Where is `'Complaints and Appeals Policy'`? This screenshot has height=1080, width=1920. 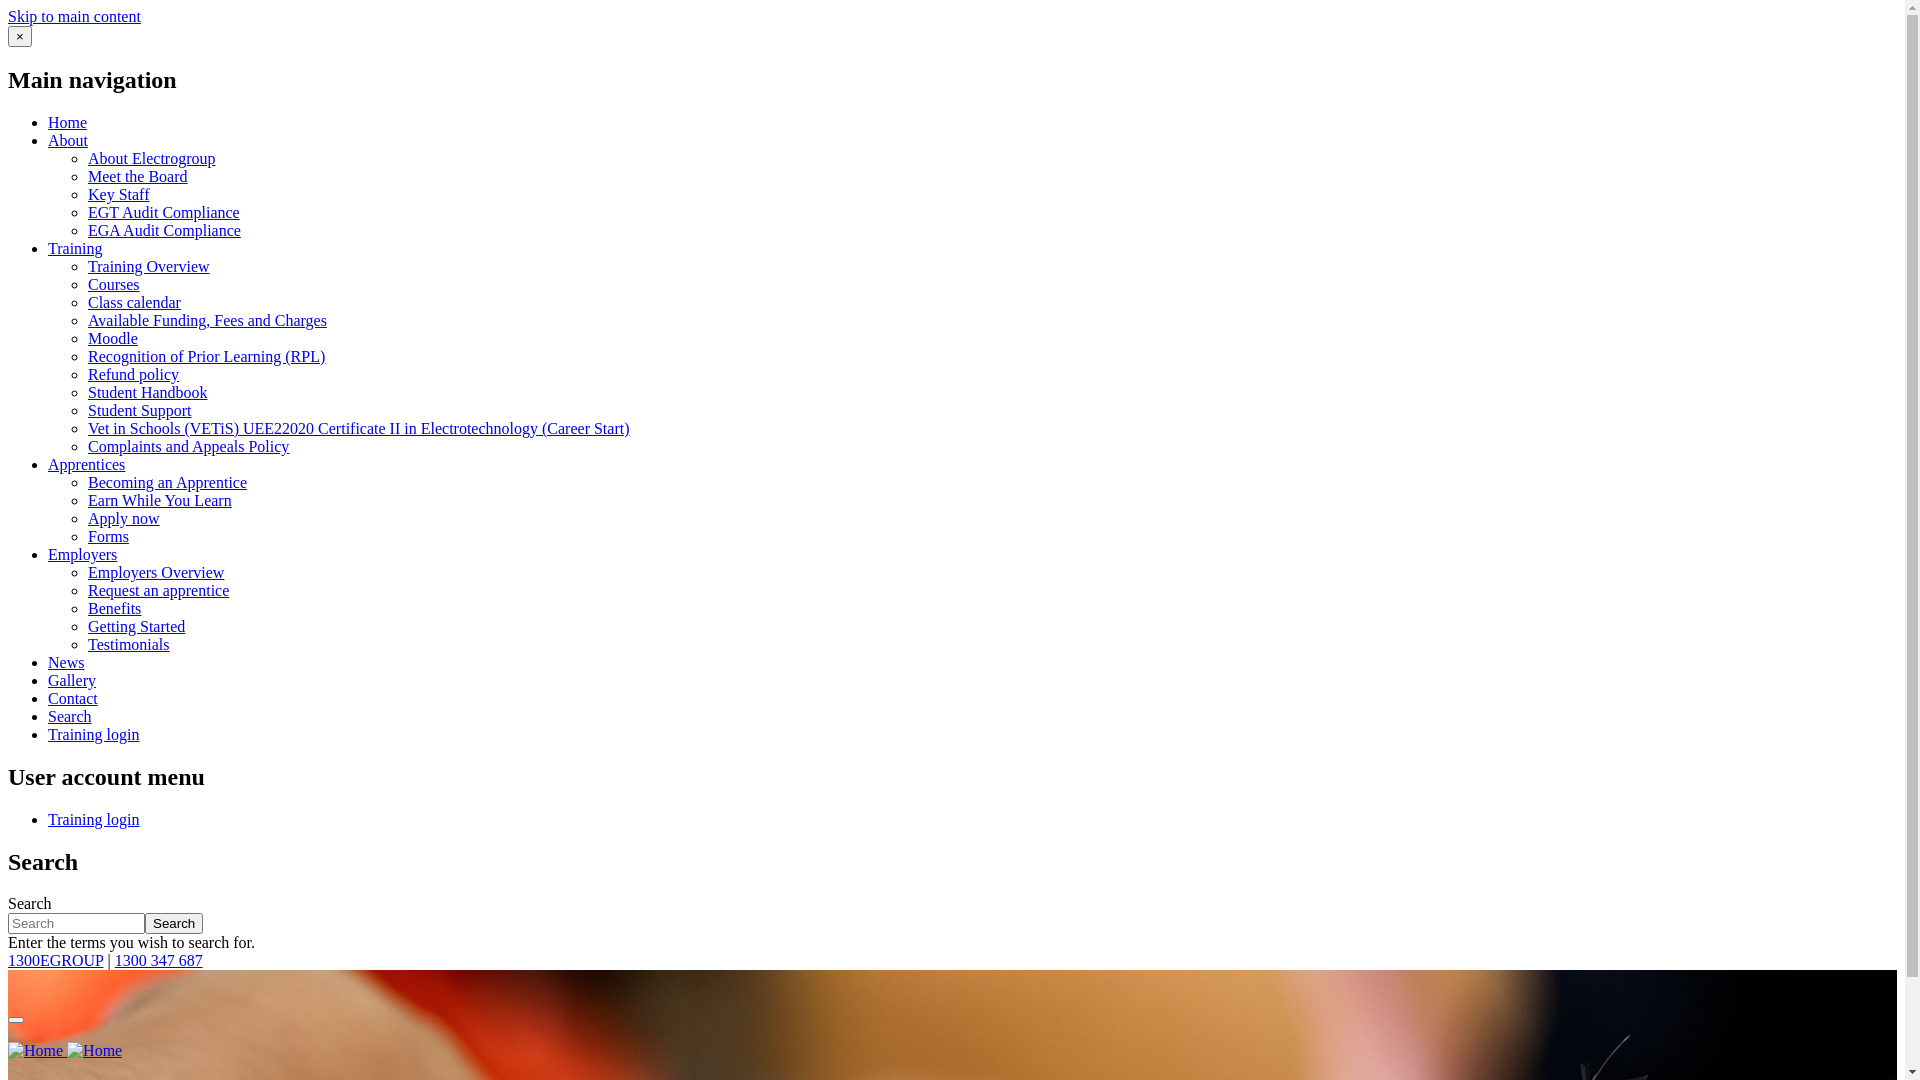 'Complaints and Appeals Policy' is located at coordinates (188, 445).